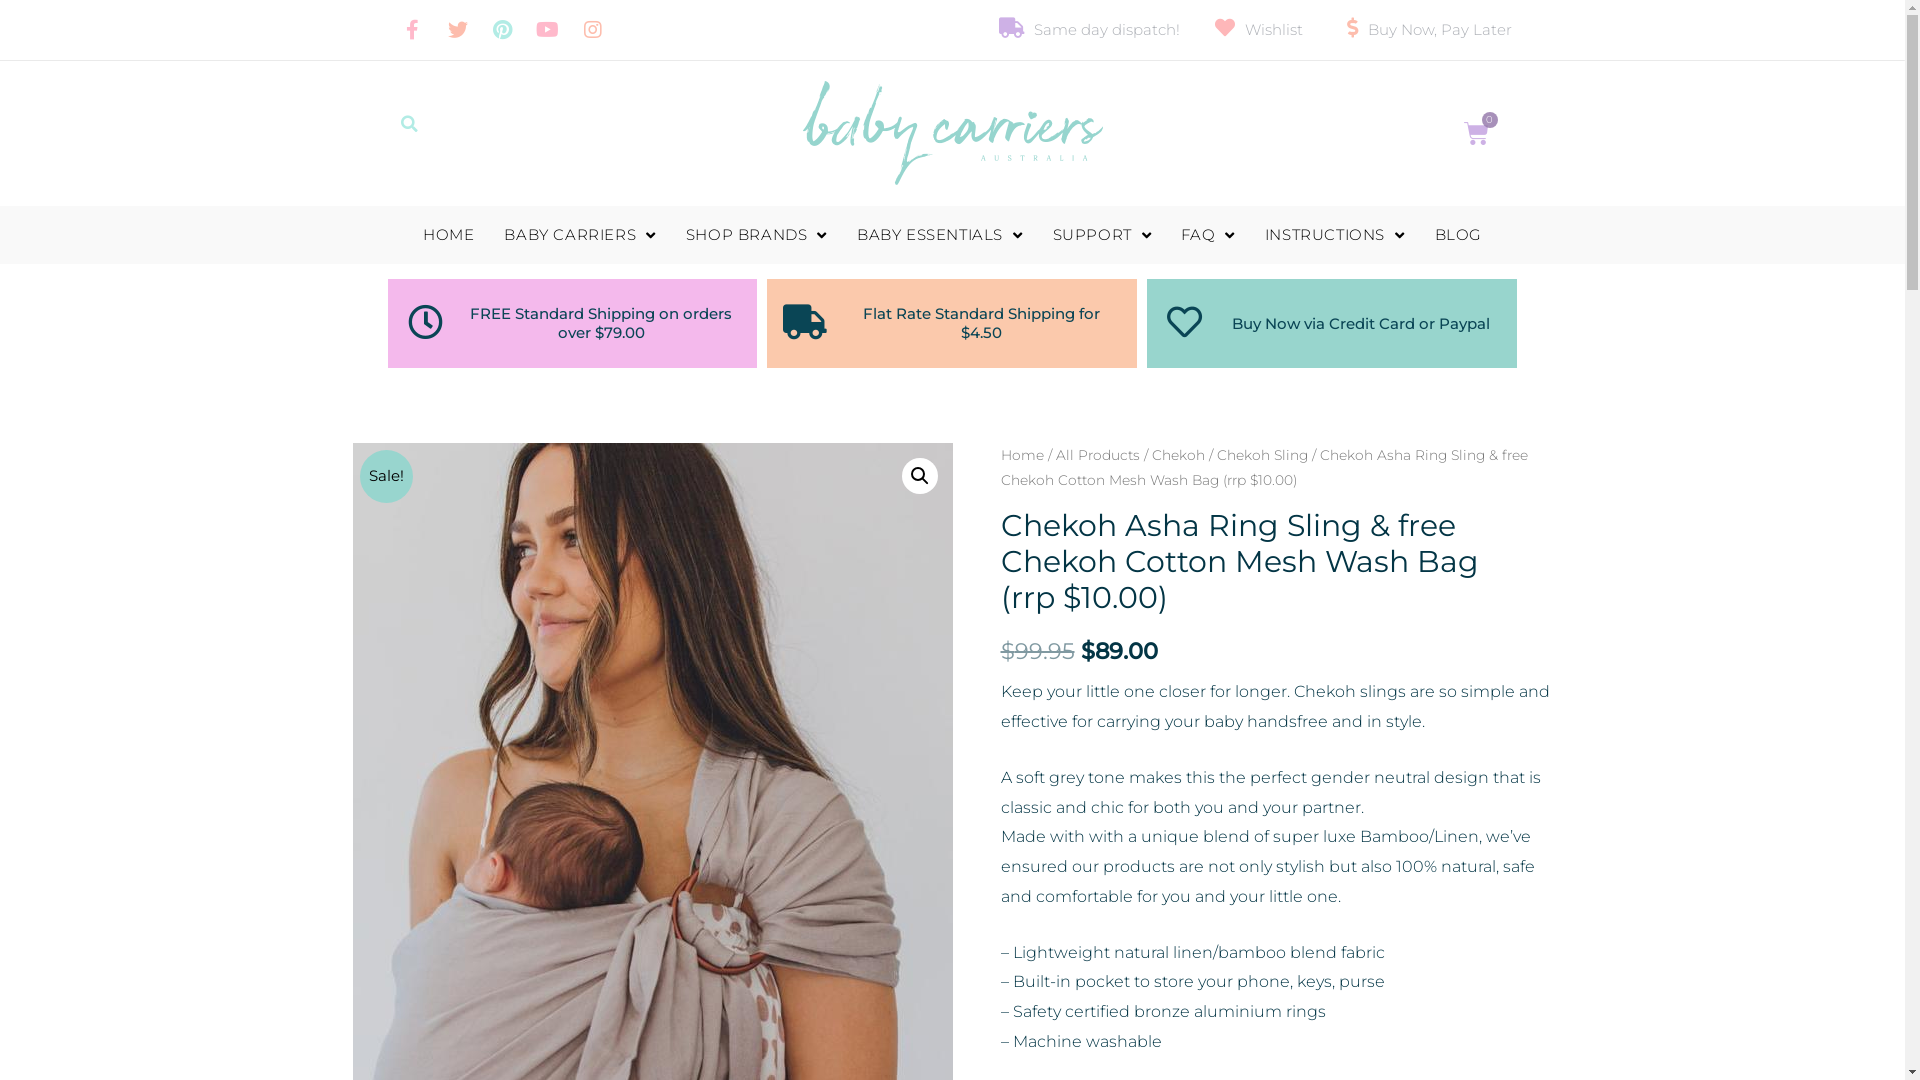 This screenshot has height=1080, width=1920. I want to click on 'Buy Now, Pay Later', so click(1421, 30).